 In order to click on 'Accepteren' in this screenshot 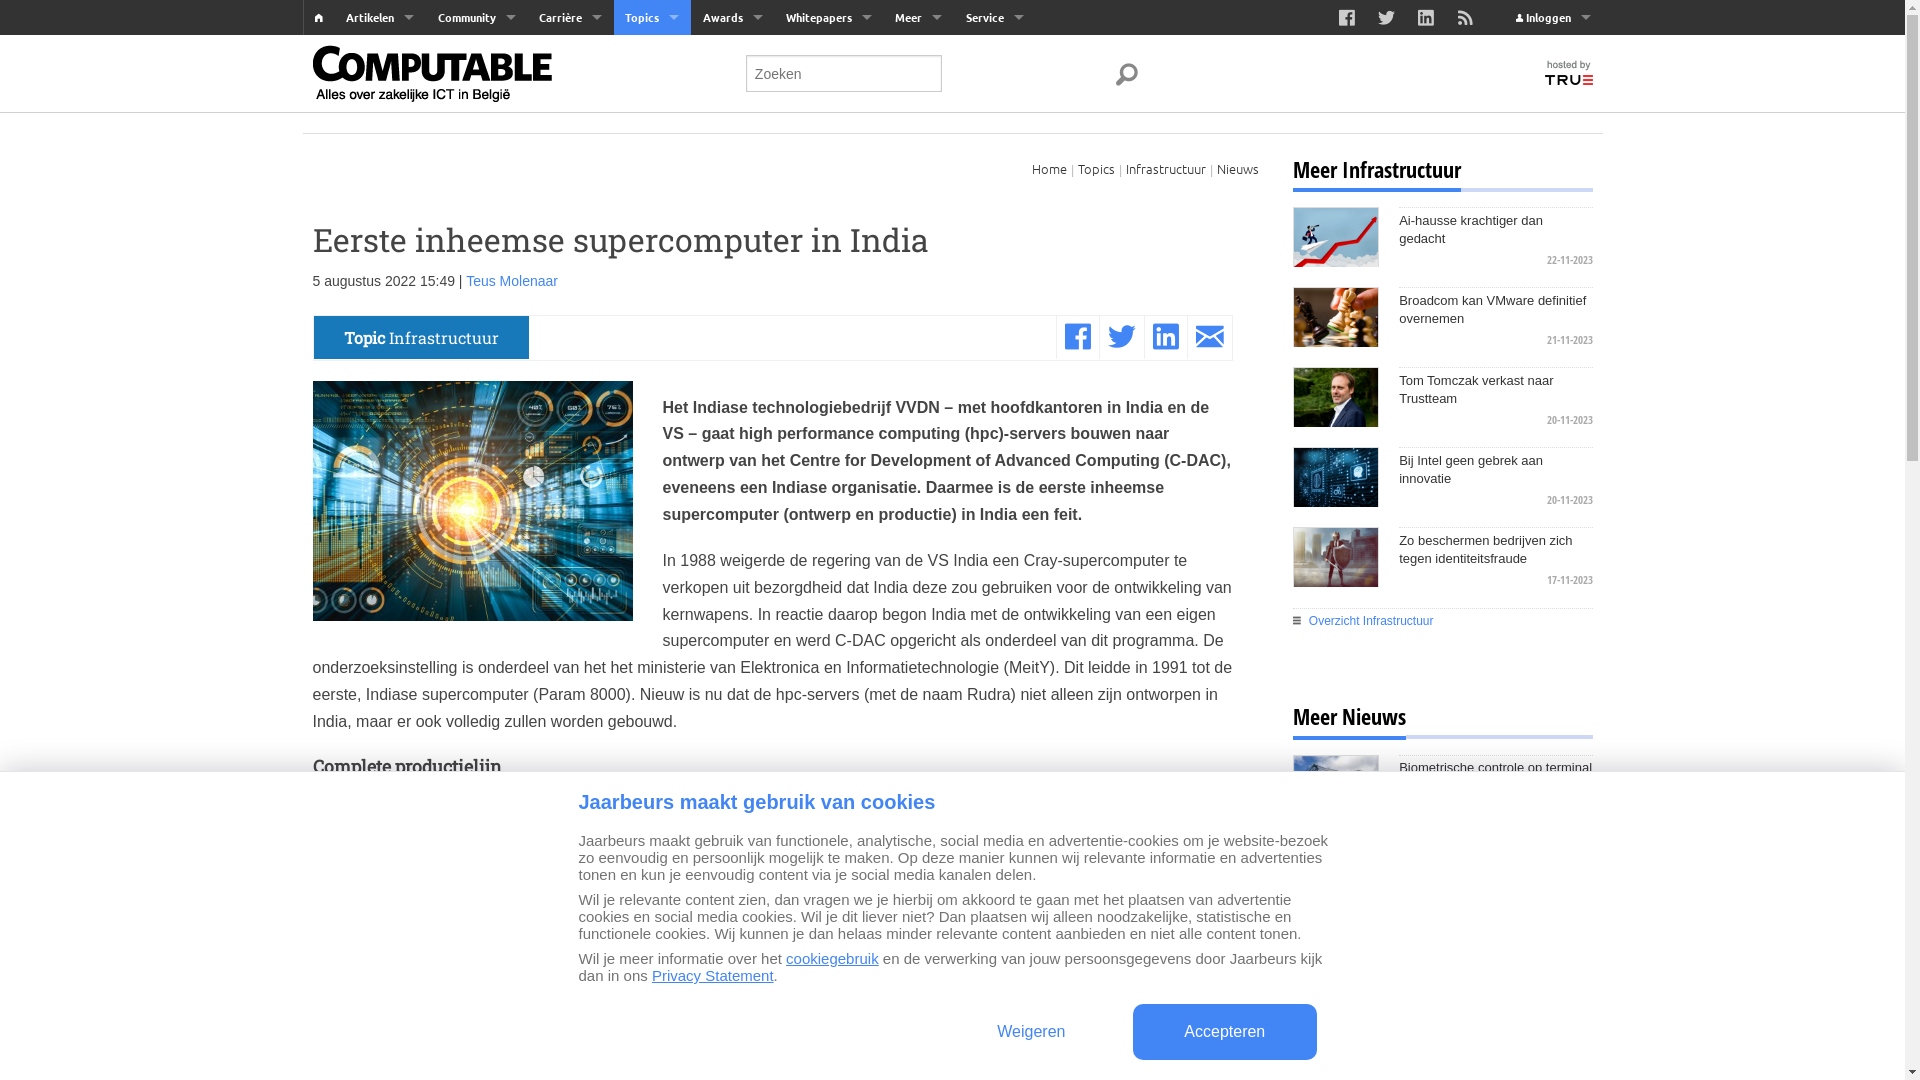, I will do `click(1223, 1032)`.